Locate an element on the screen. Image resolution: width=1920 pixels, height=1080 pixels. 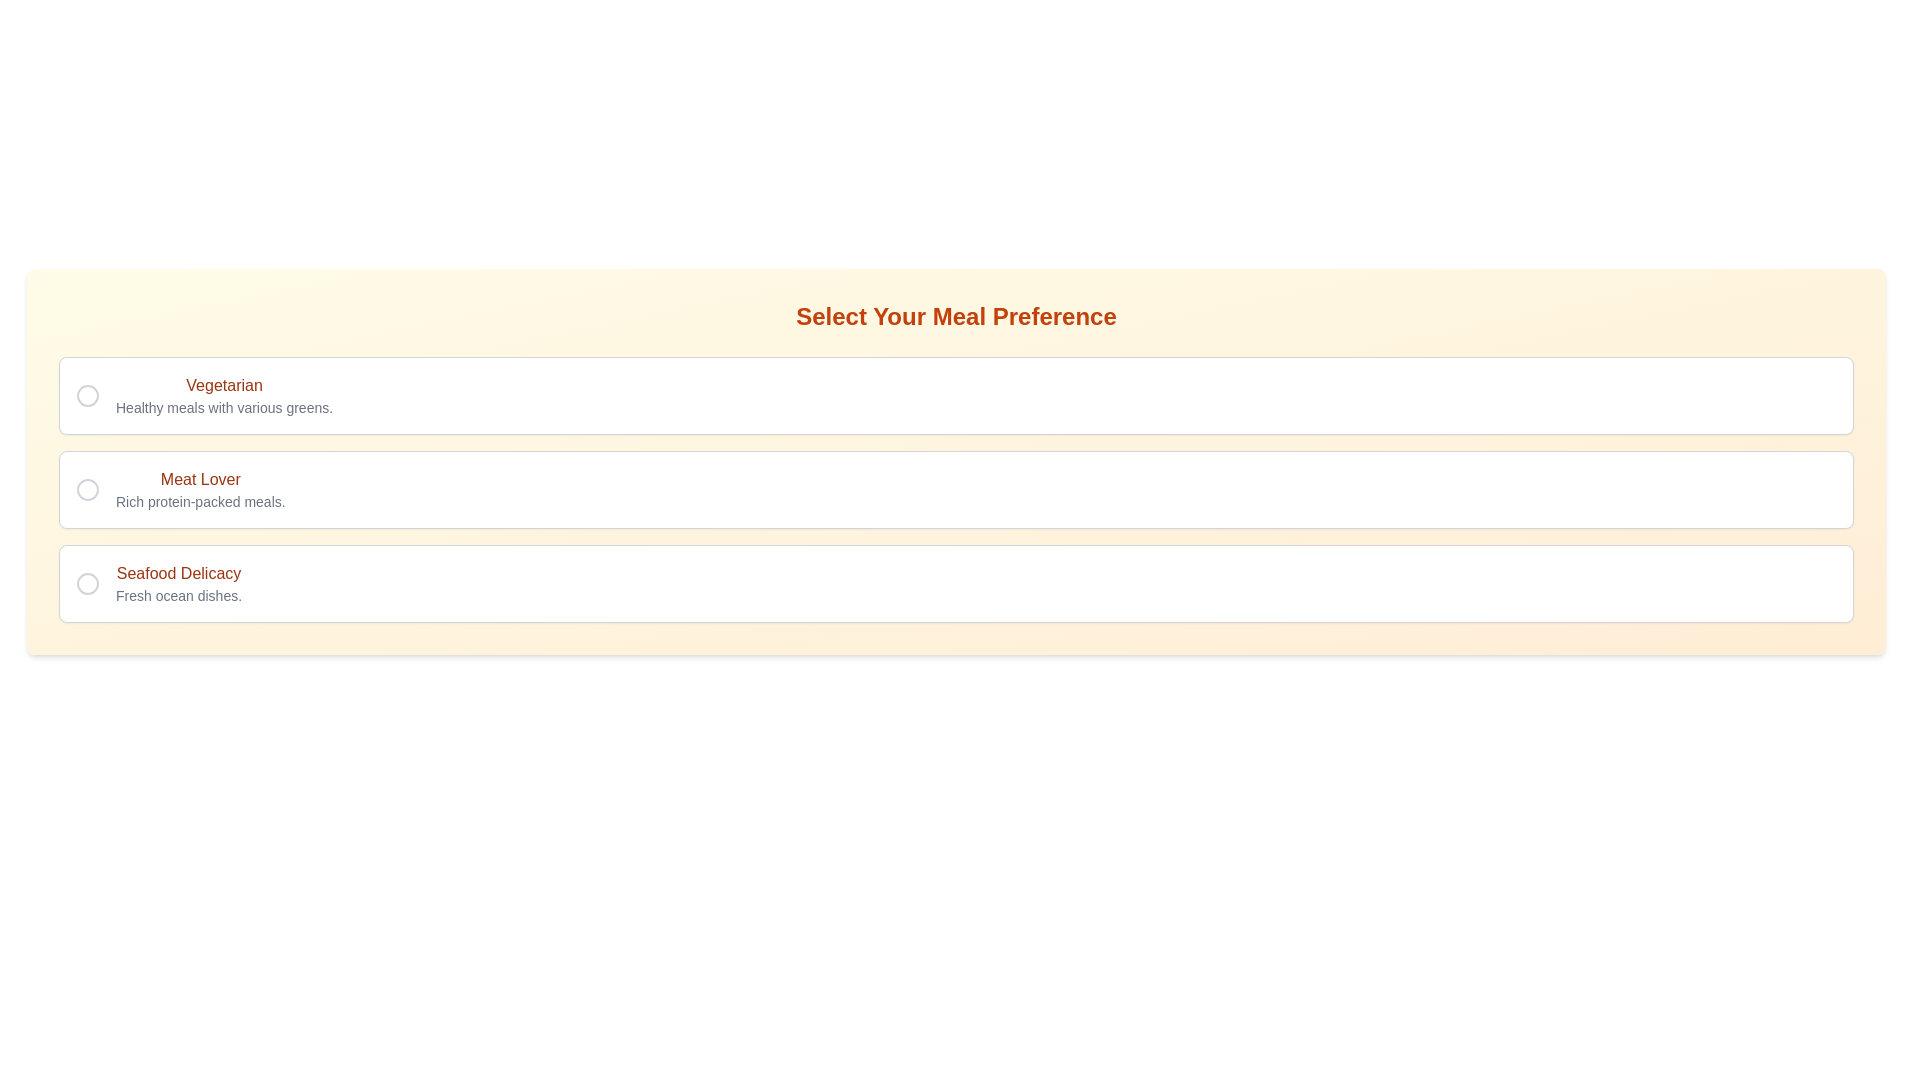
the SVG circle with a gray stroke color located to the left of the 'Meat Lover' text in the meal preference selection interface is located at coordinates (86, 489).